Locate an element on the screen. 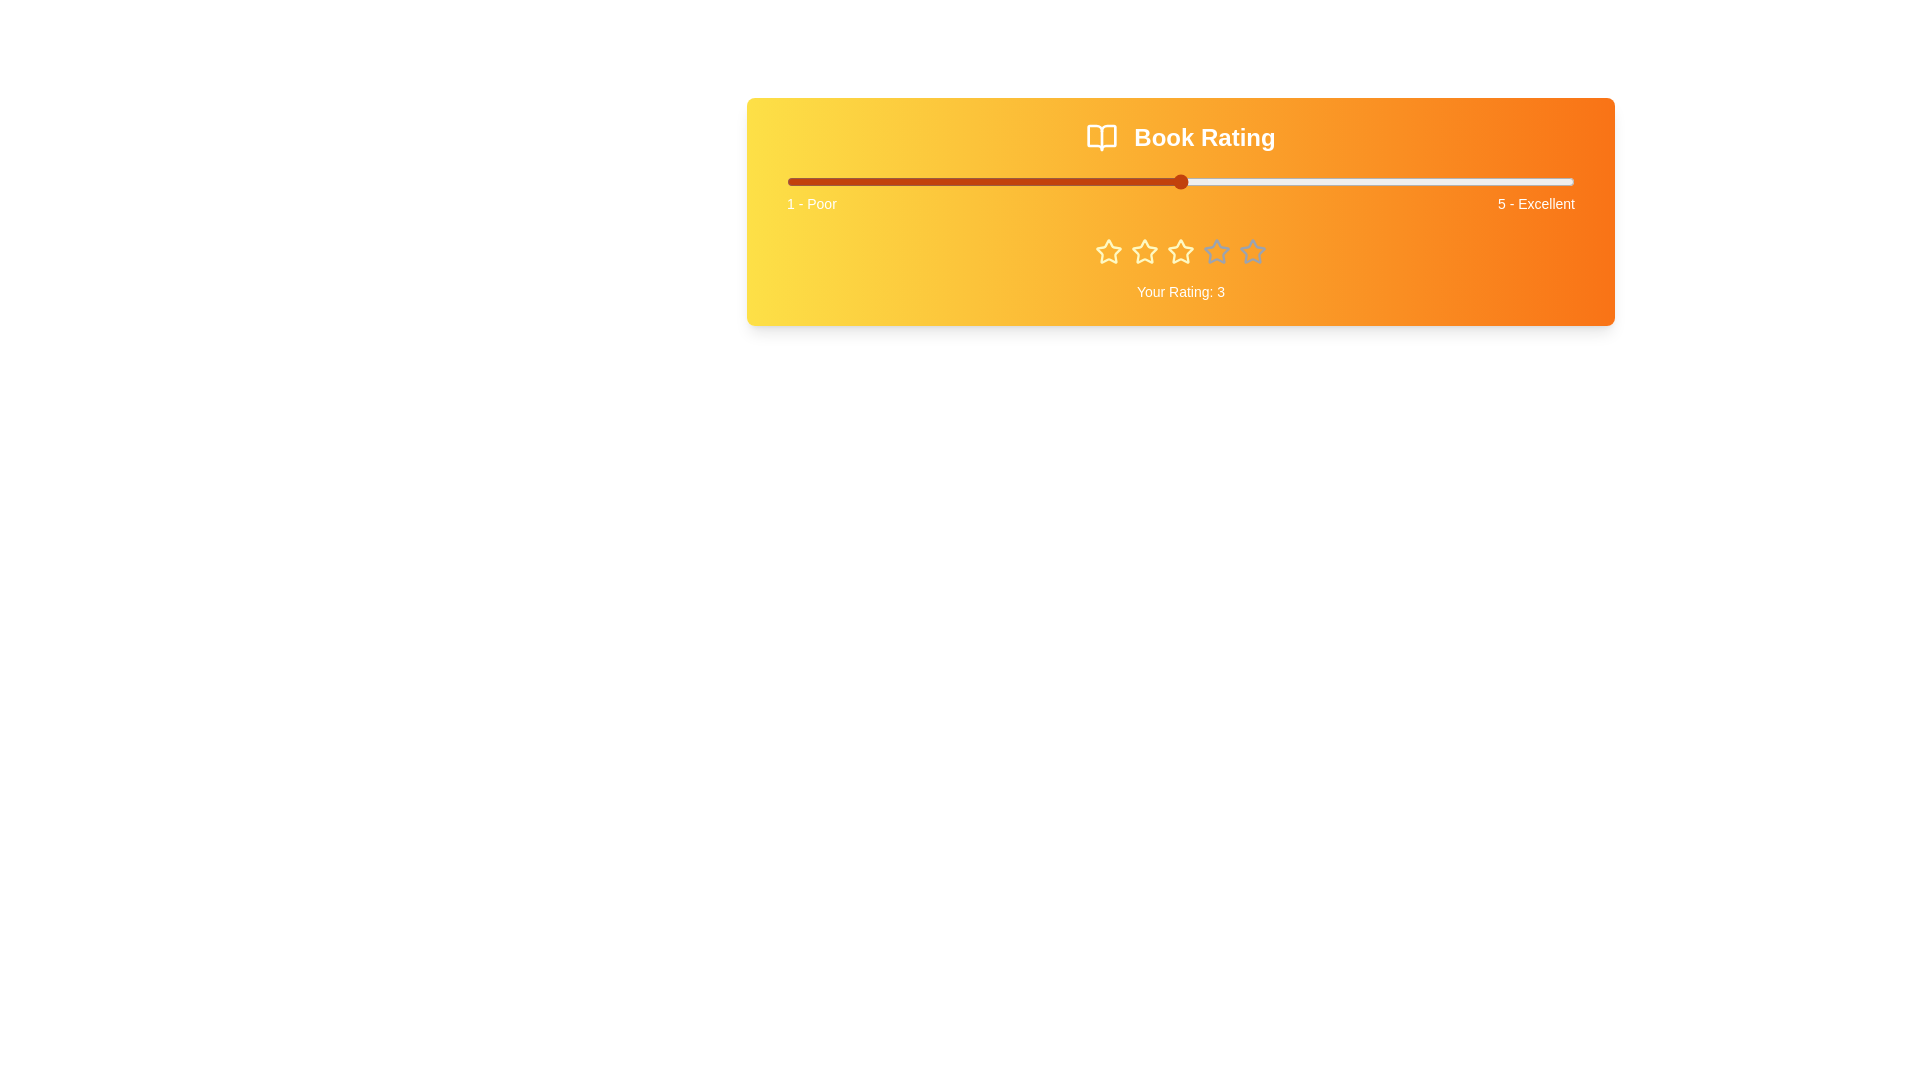 This screenshot has width=1920, height=1080. the book rating is located at coordinates (983, 181).